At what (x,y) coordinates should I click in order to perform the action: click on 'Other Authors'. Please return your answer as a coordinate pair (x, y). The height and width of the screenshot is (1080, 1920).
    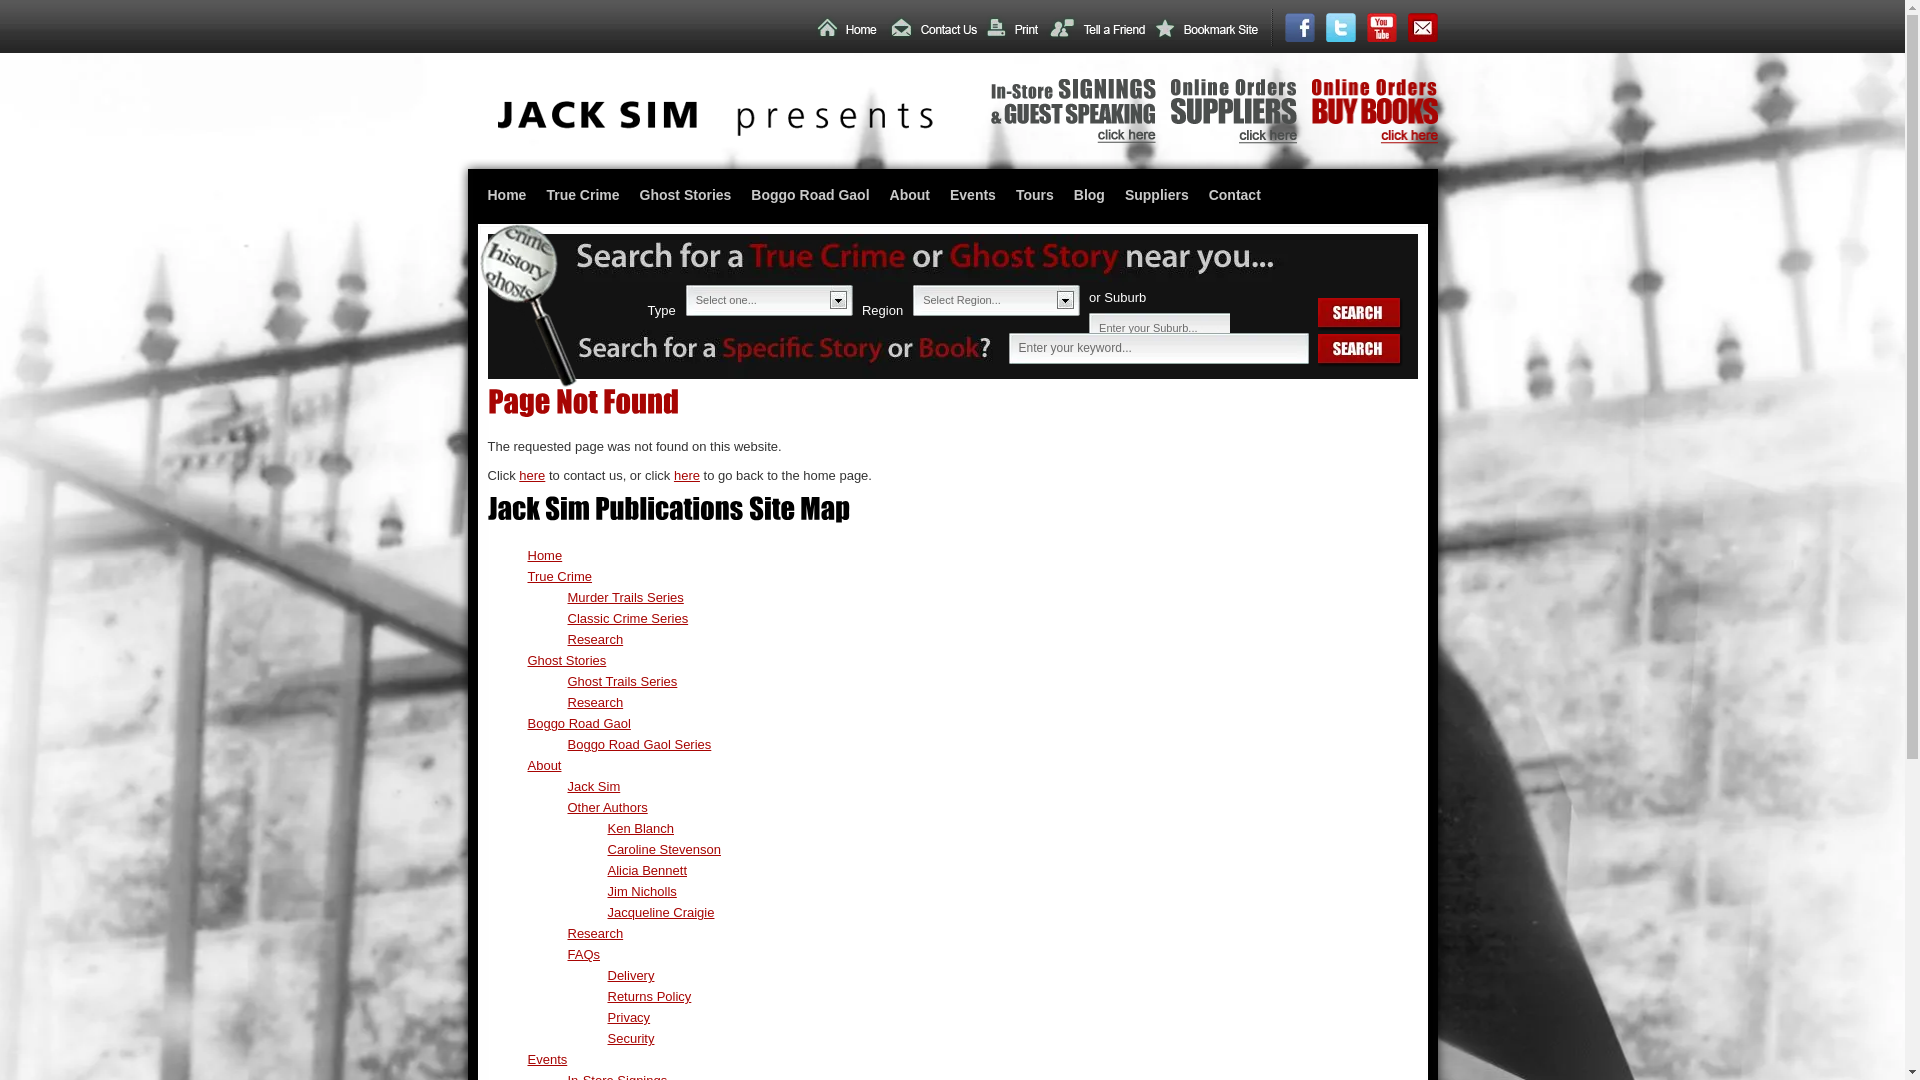
    Looking at the image, I should click on (607, 806).